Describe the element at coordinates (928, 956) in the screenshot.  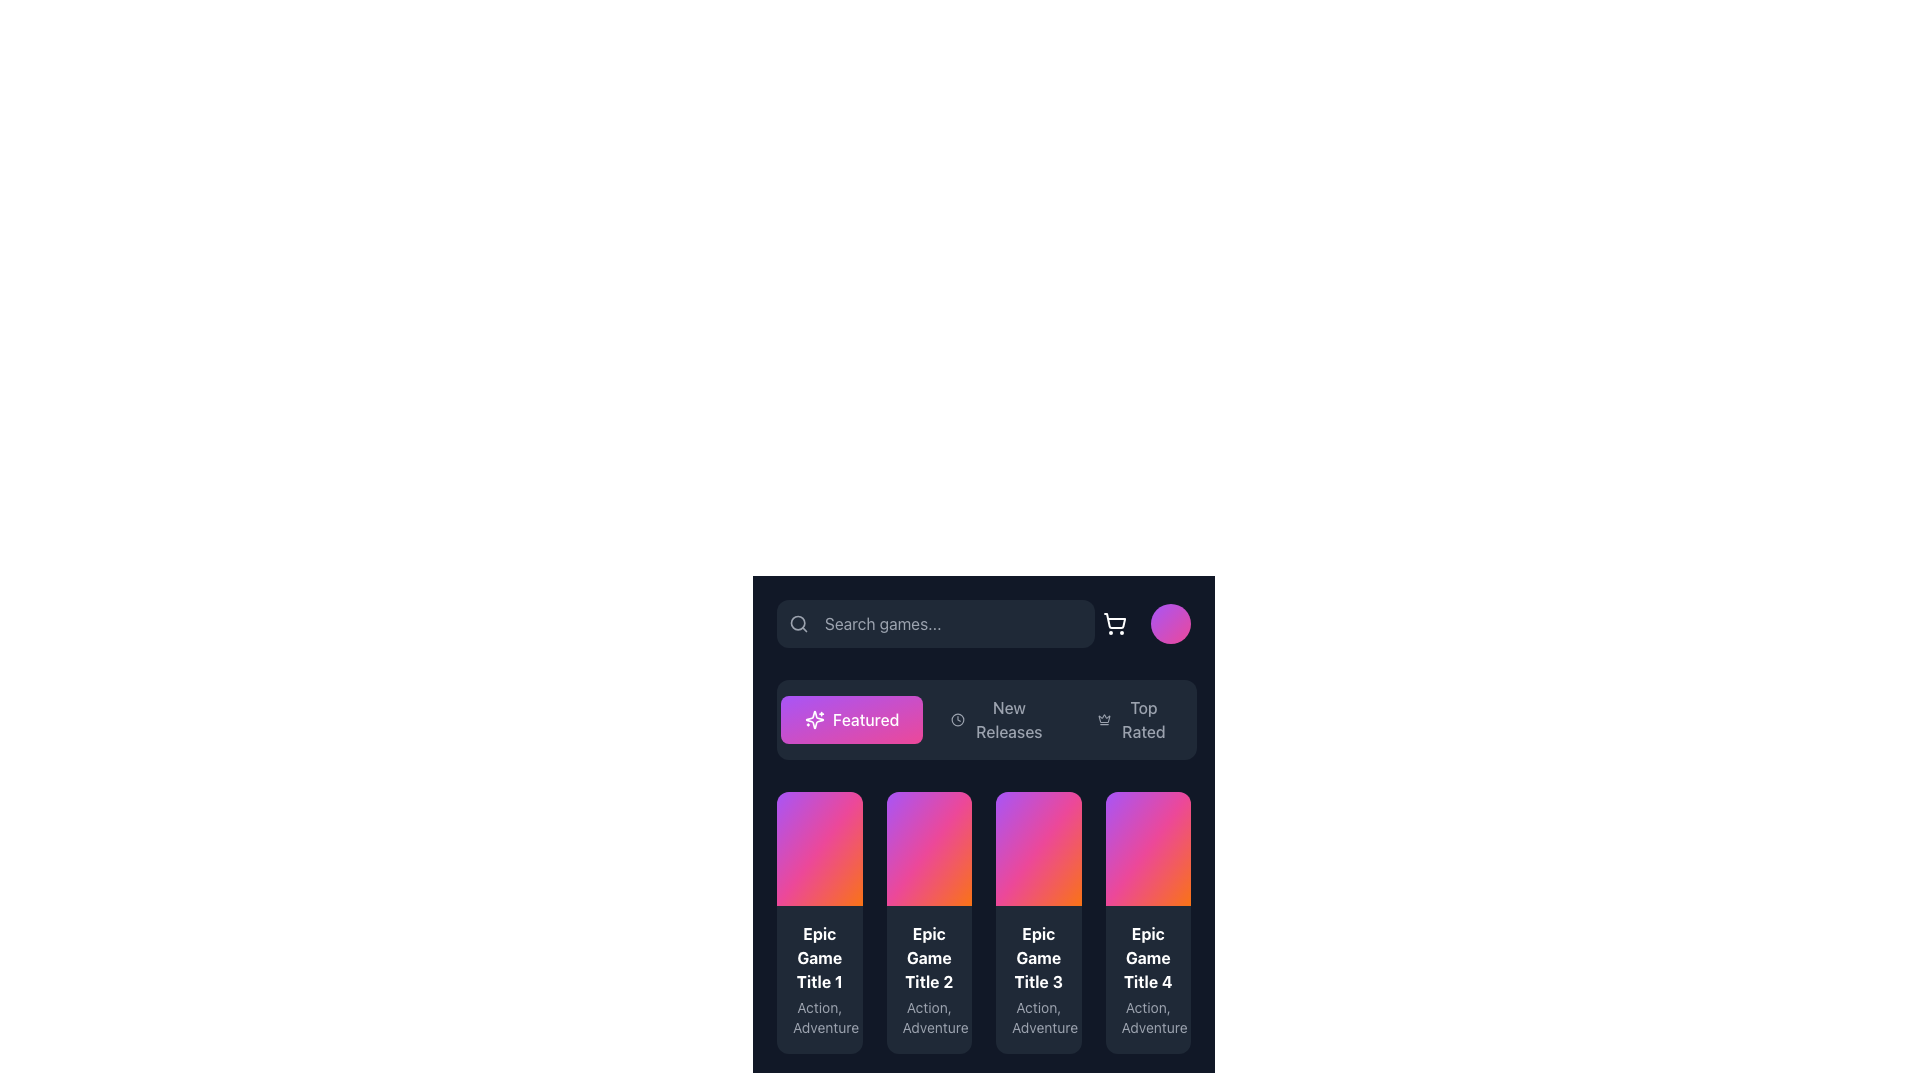
I see `the title of the game displayed on the second card from the left, positioned at the top of the card above the genre text` at that location.